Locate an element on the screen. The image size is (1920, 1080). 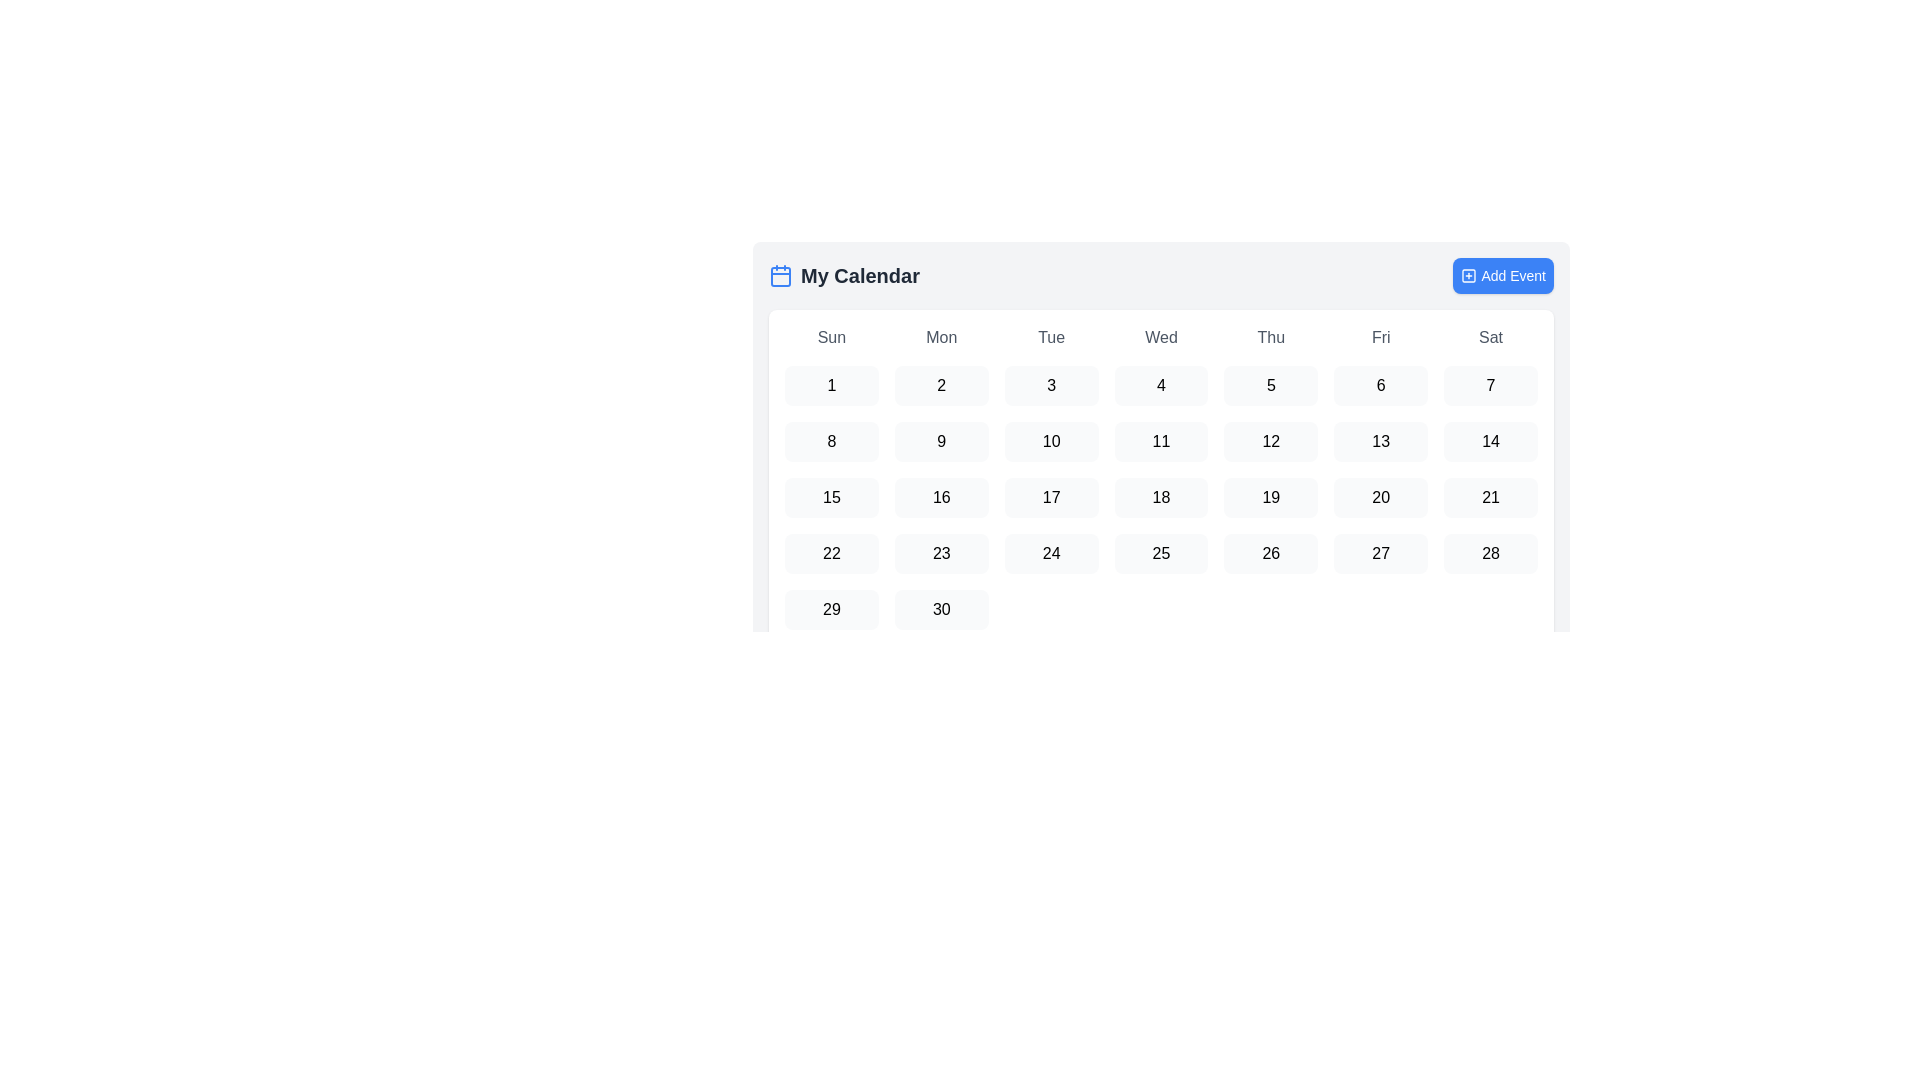
the first calendar date cell displaying the number '1' is located at coordinates (831, 385).